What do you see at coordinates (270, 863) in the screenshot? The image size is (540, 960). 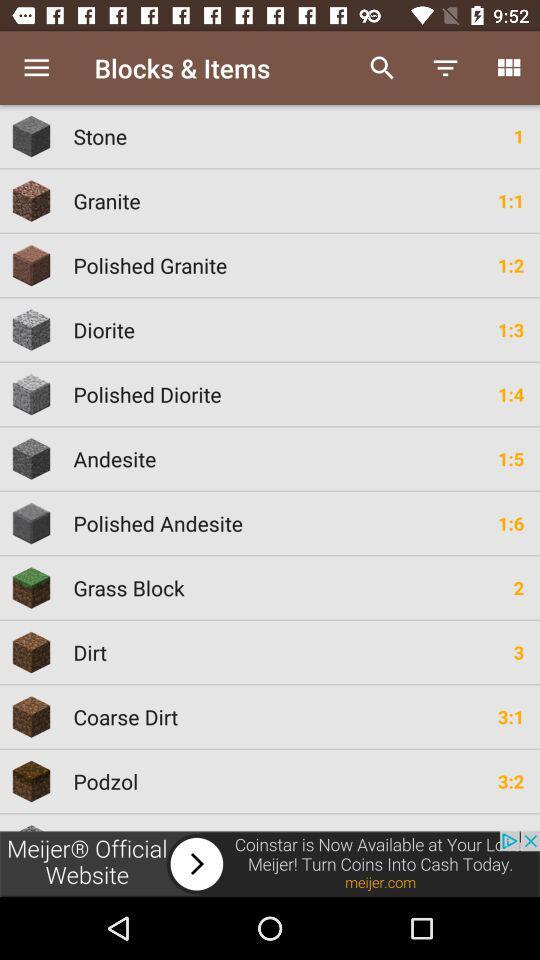 I see `open advertisement` at bounding box center [270, 863].